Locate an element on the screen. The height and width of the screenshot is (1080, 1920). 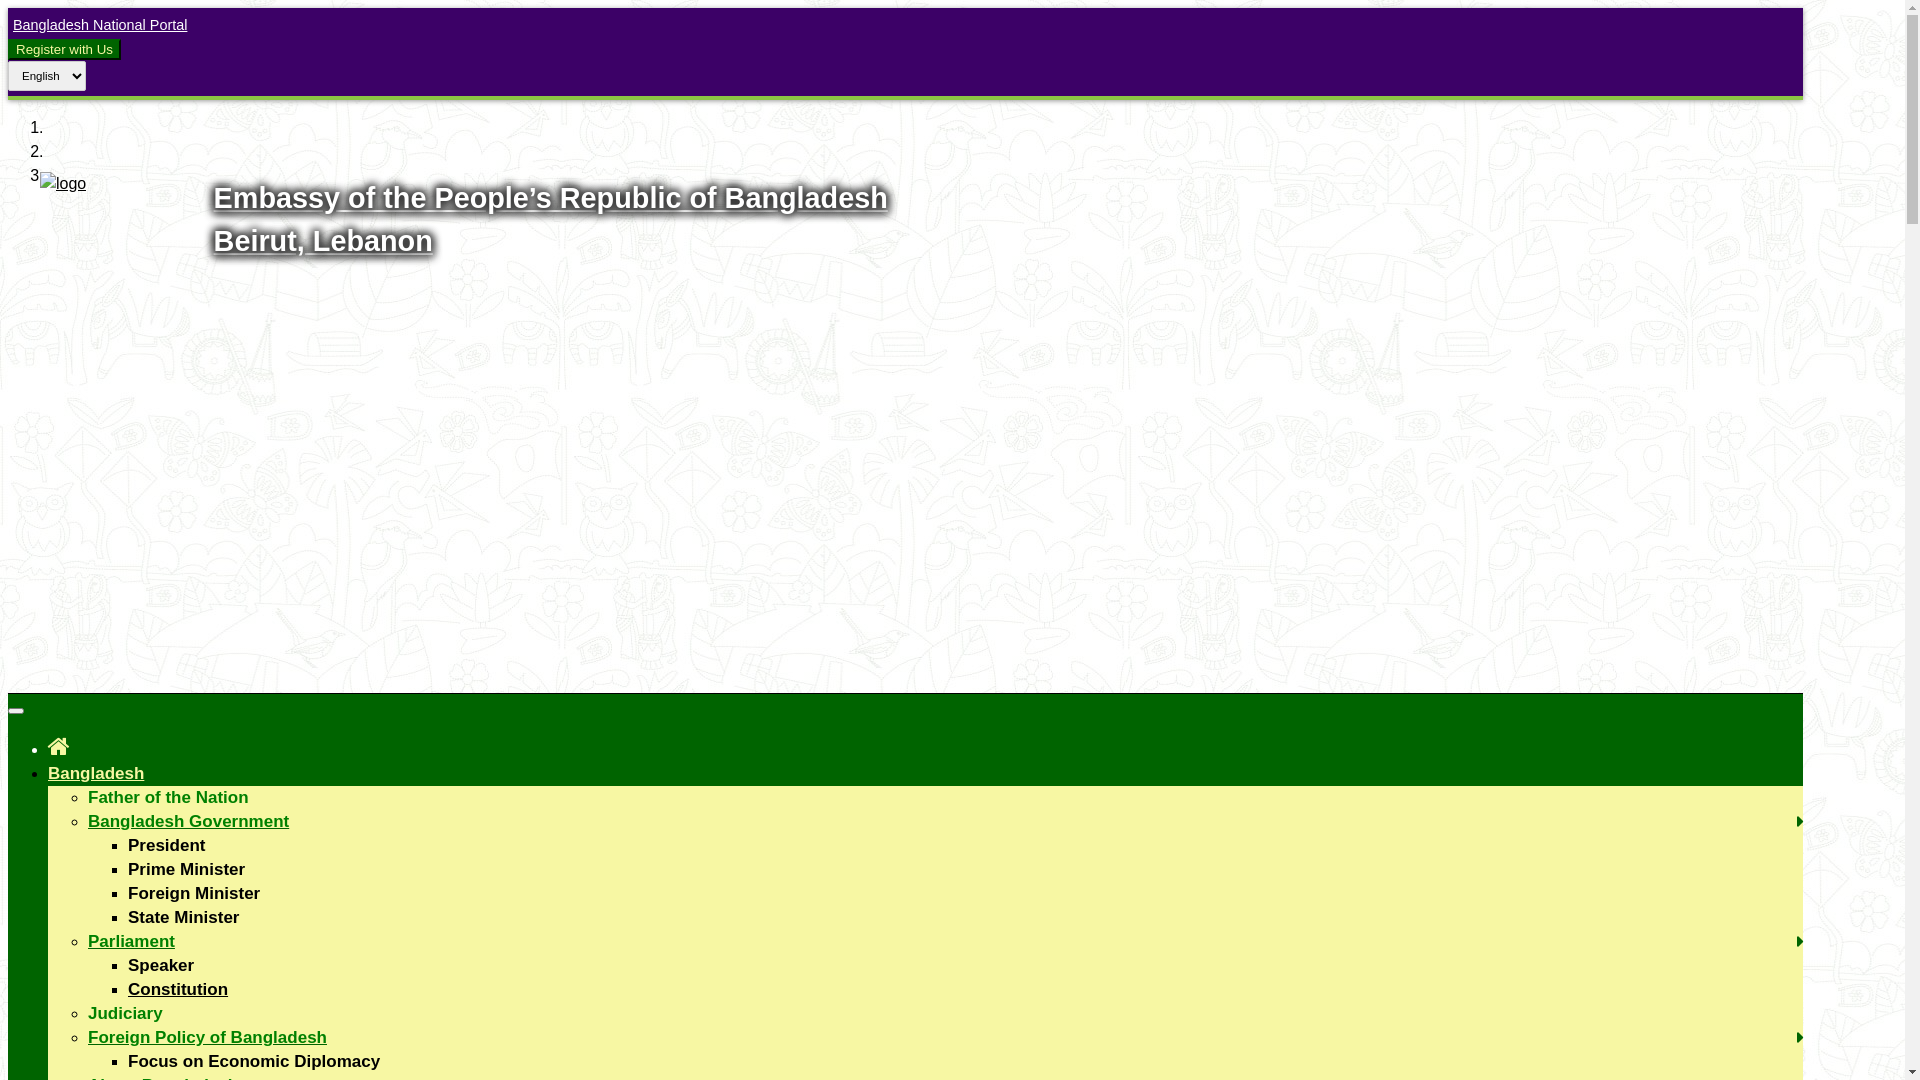
'Bangladesh Government' is located at coordinates (188, 821).